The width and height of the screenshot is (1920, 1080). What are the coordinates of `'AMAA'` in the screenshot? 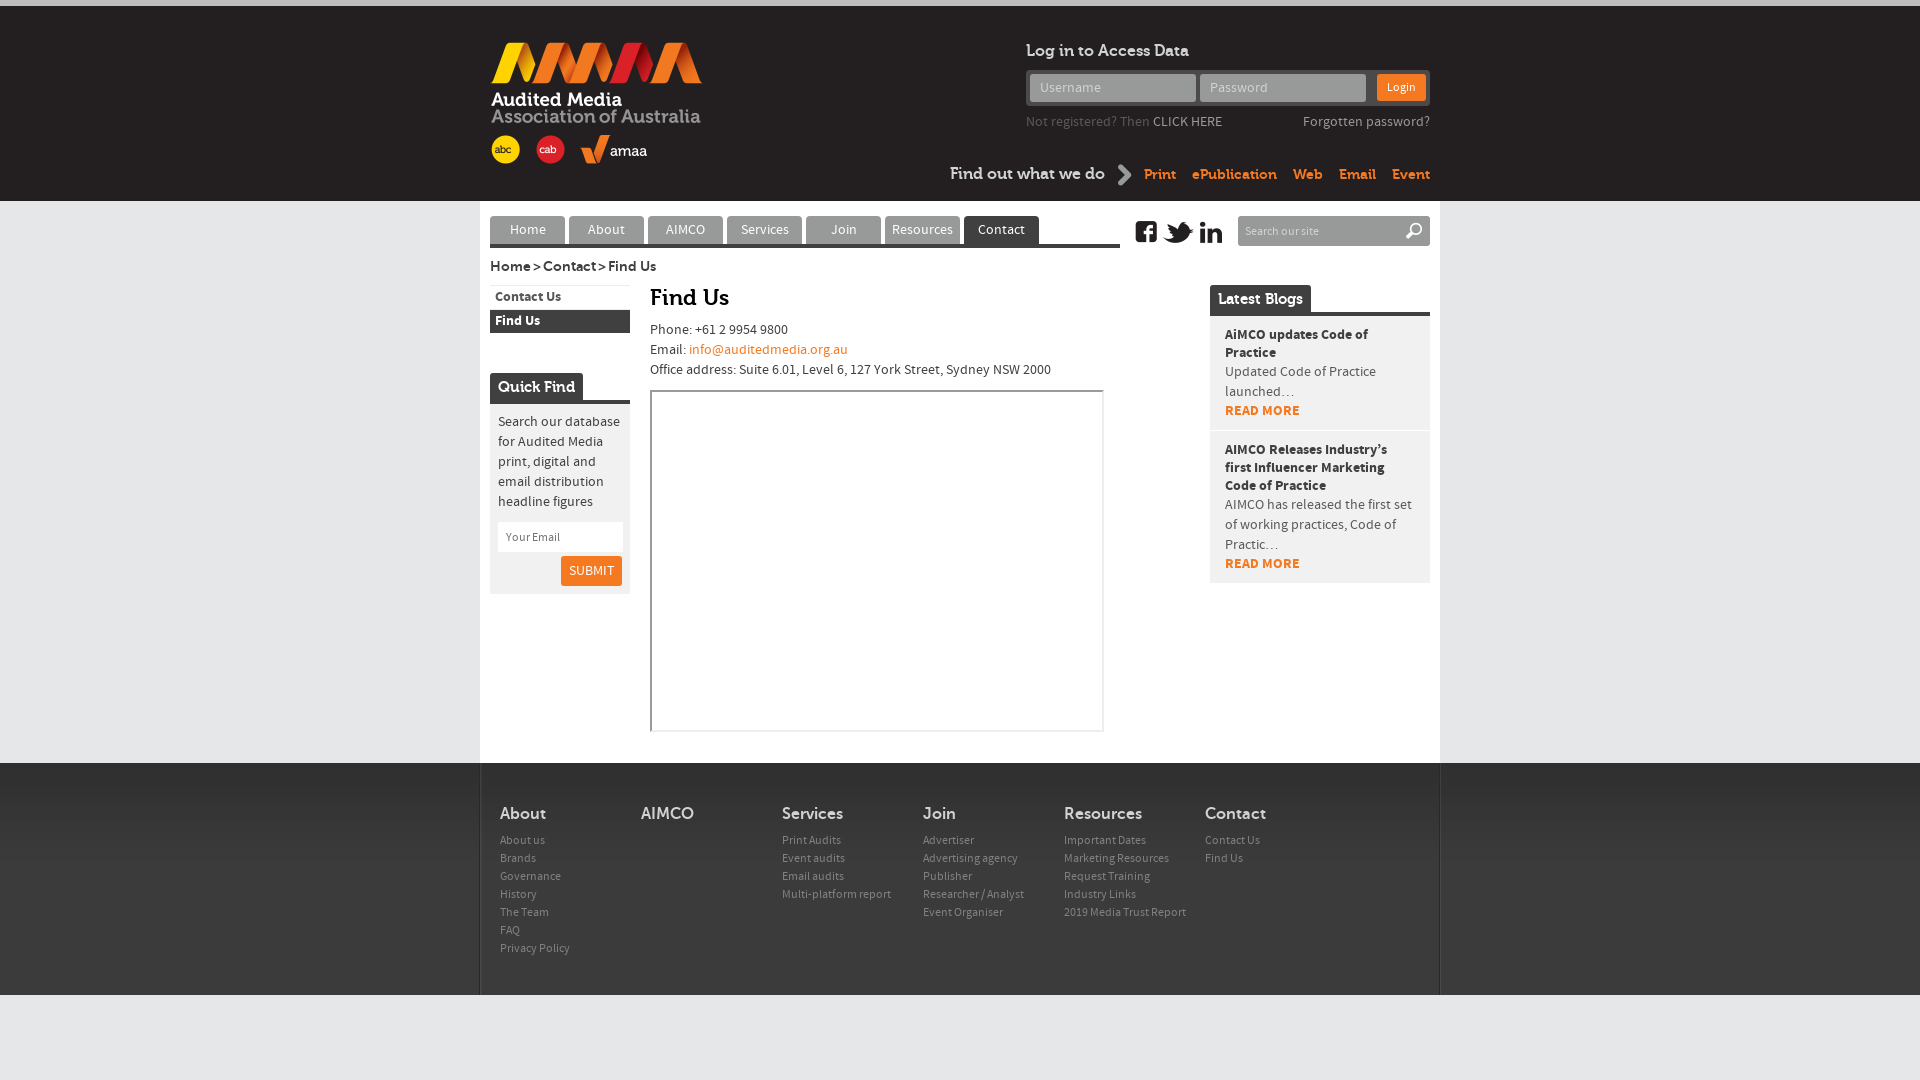 It's located at (595, 103).